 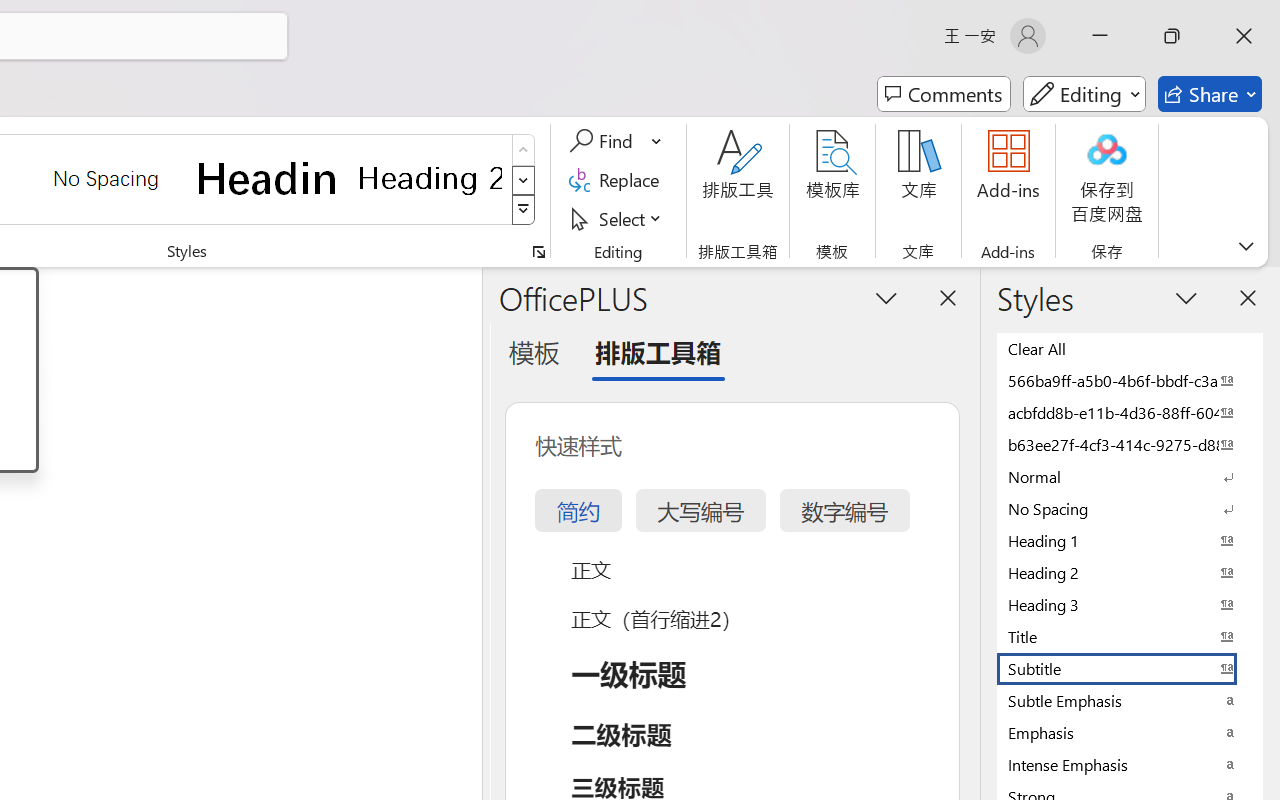 What do you see at coordinates (1209, 94) in the screenshot?
I see `'Share'` at bounding box center [1209, 94].